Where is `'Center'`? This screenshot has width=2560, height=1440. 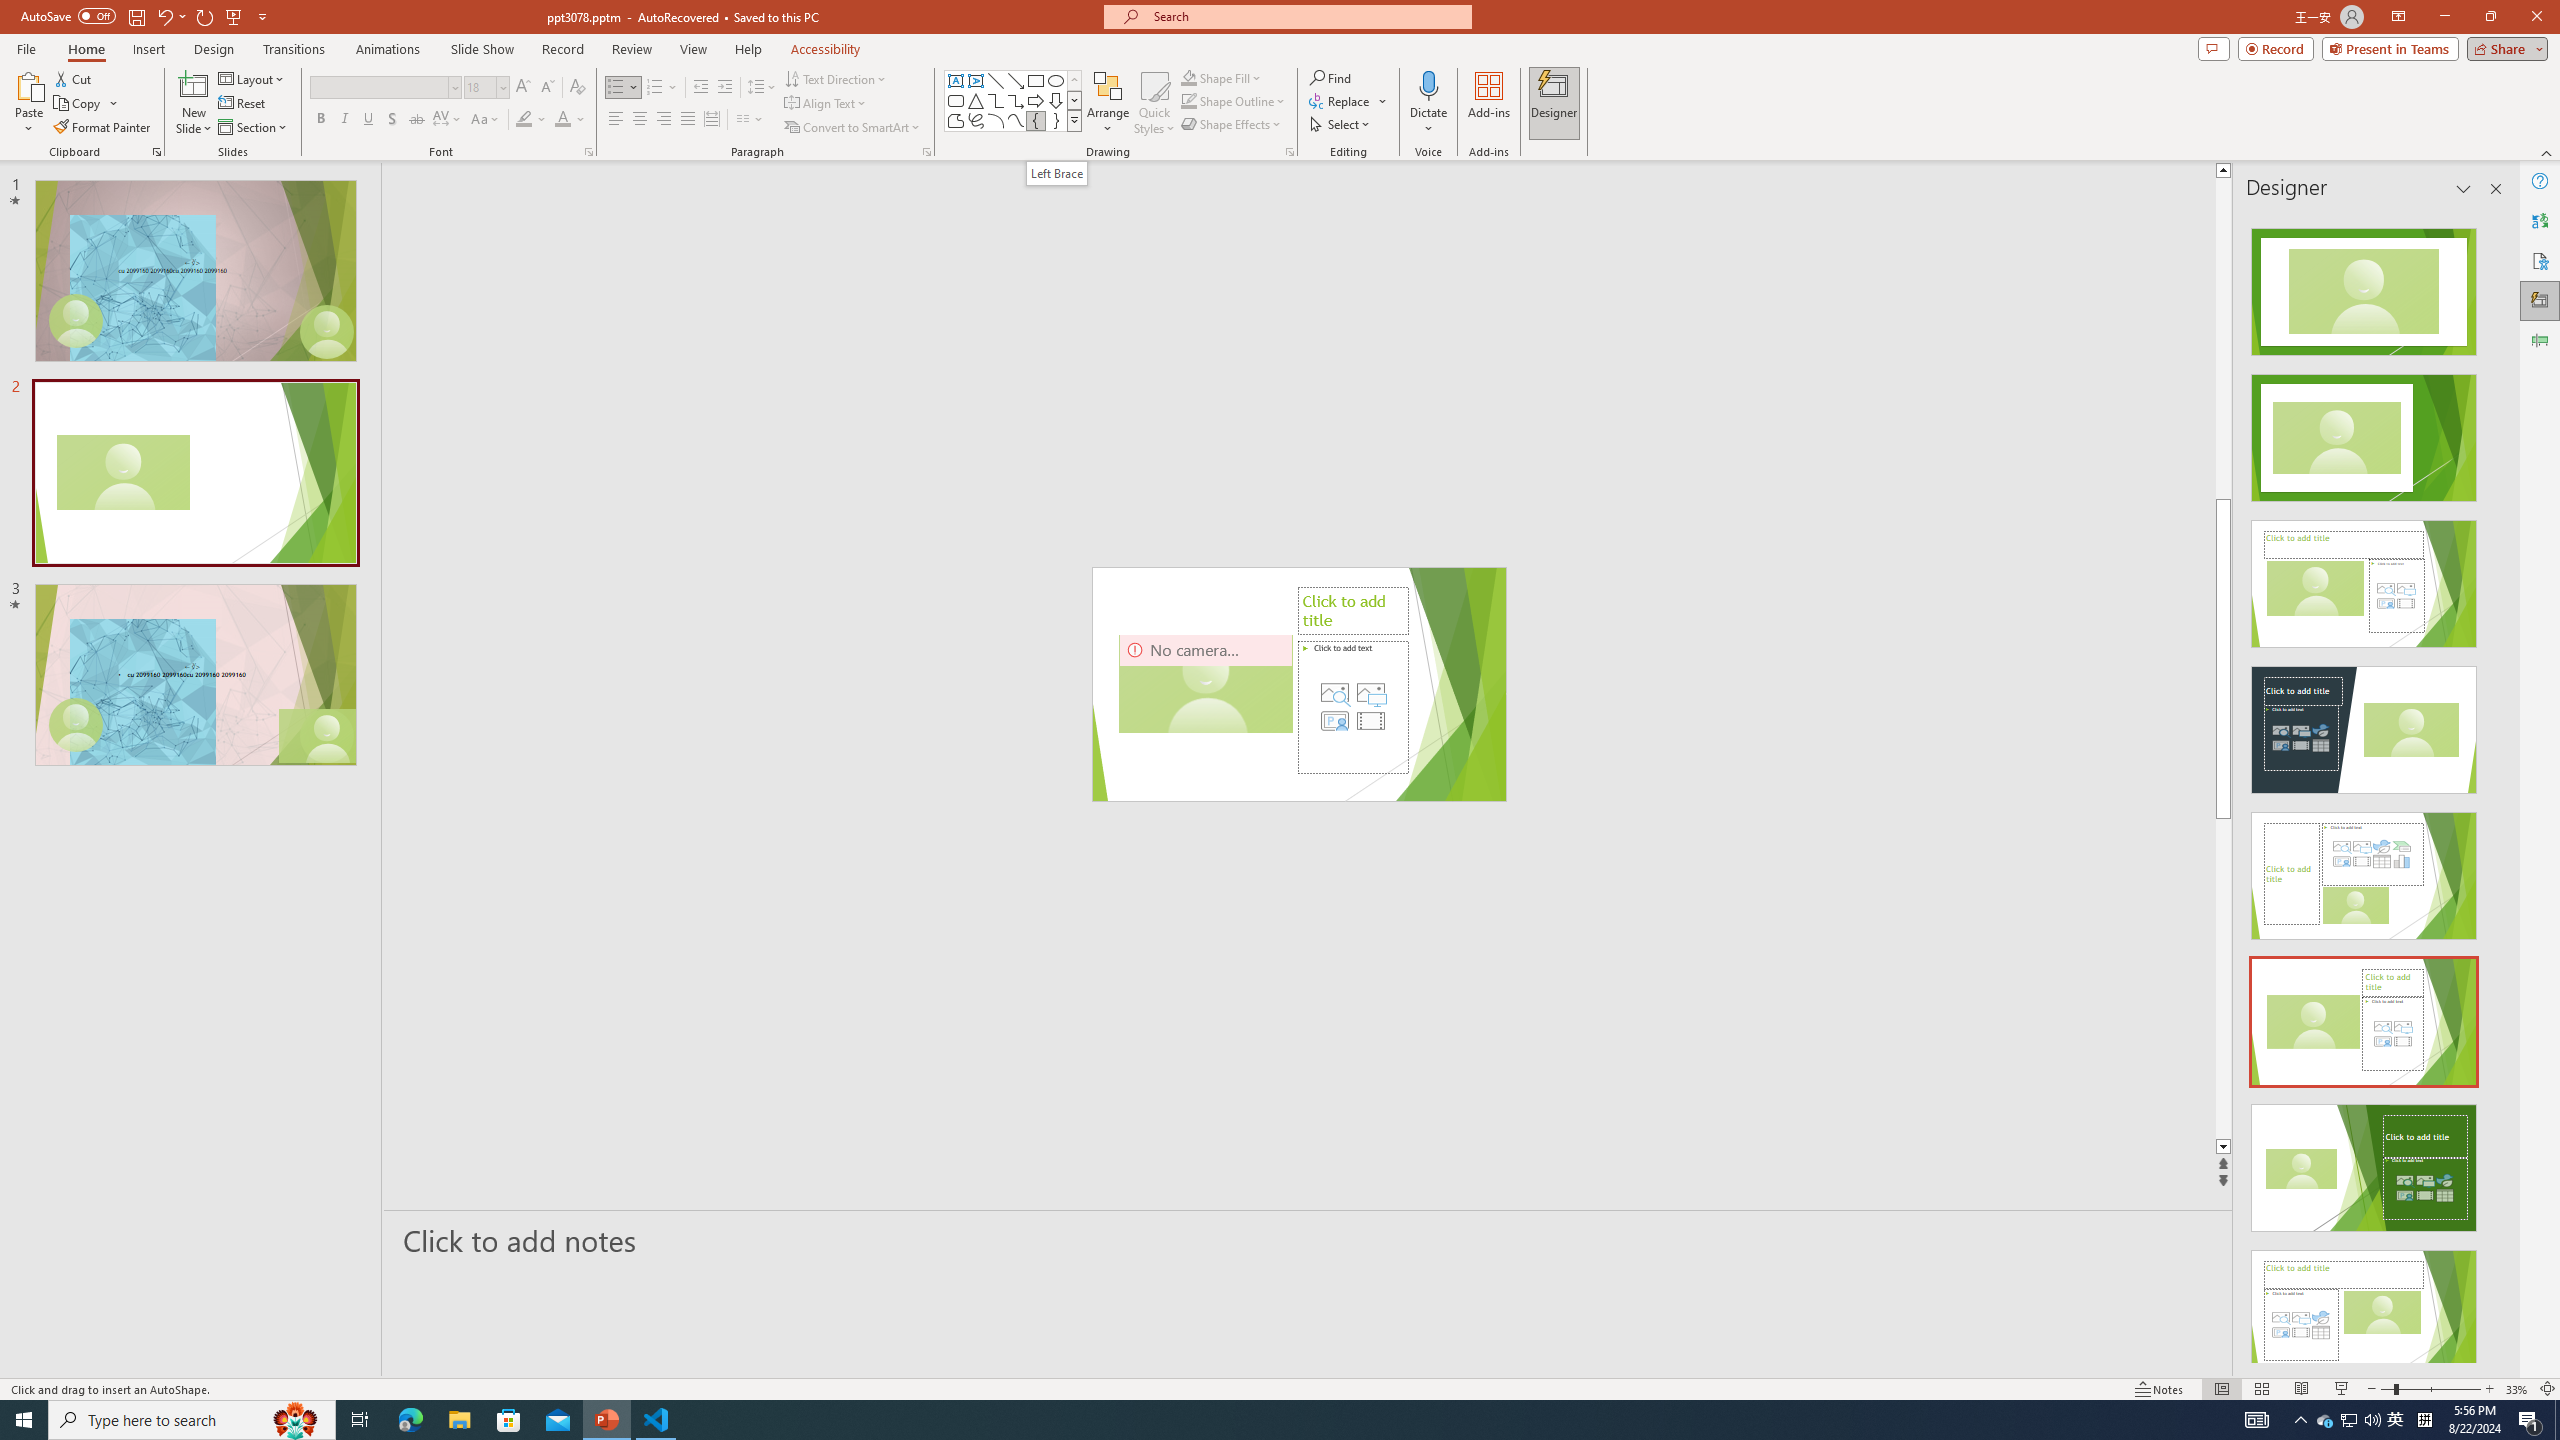
'Center' is located at coordinates (640, 118).